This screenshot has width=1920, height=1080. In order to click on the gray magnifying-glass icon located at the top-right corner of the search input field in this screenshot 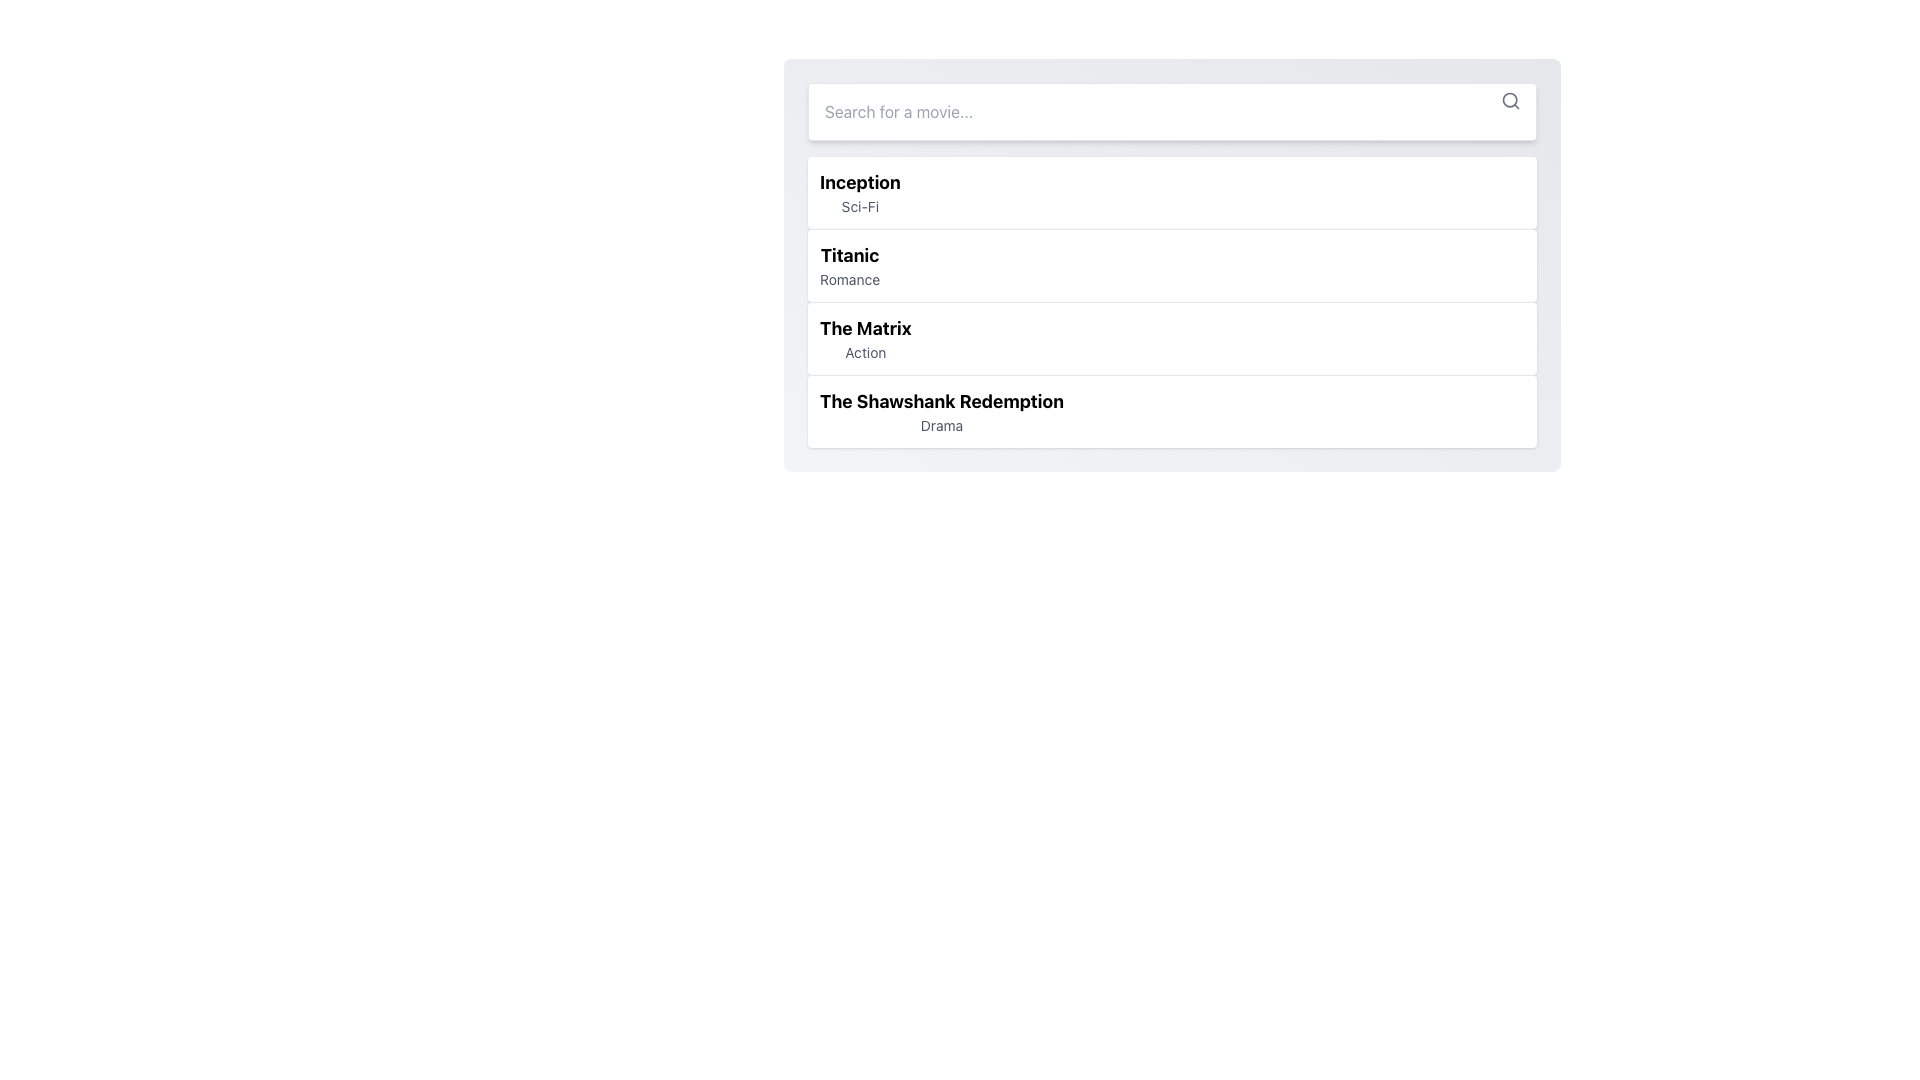, I will do `click(1511, 100)`.